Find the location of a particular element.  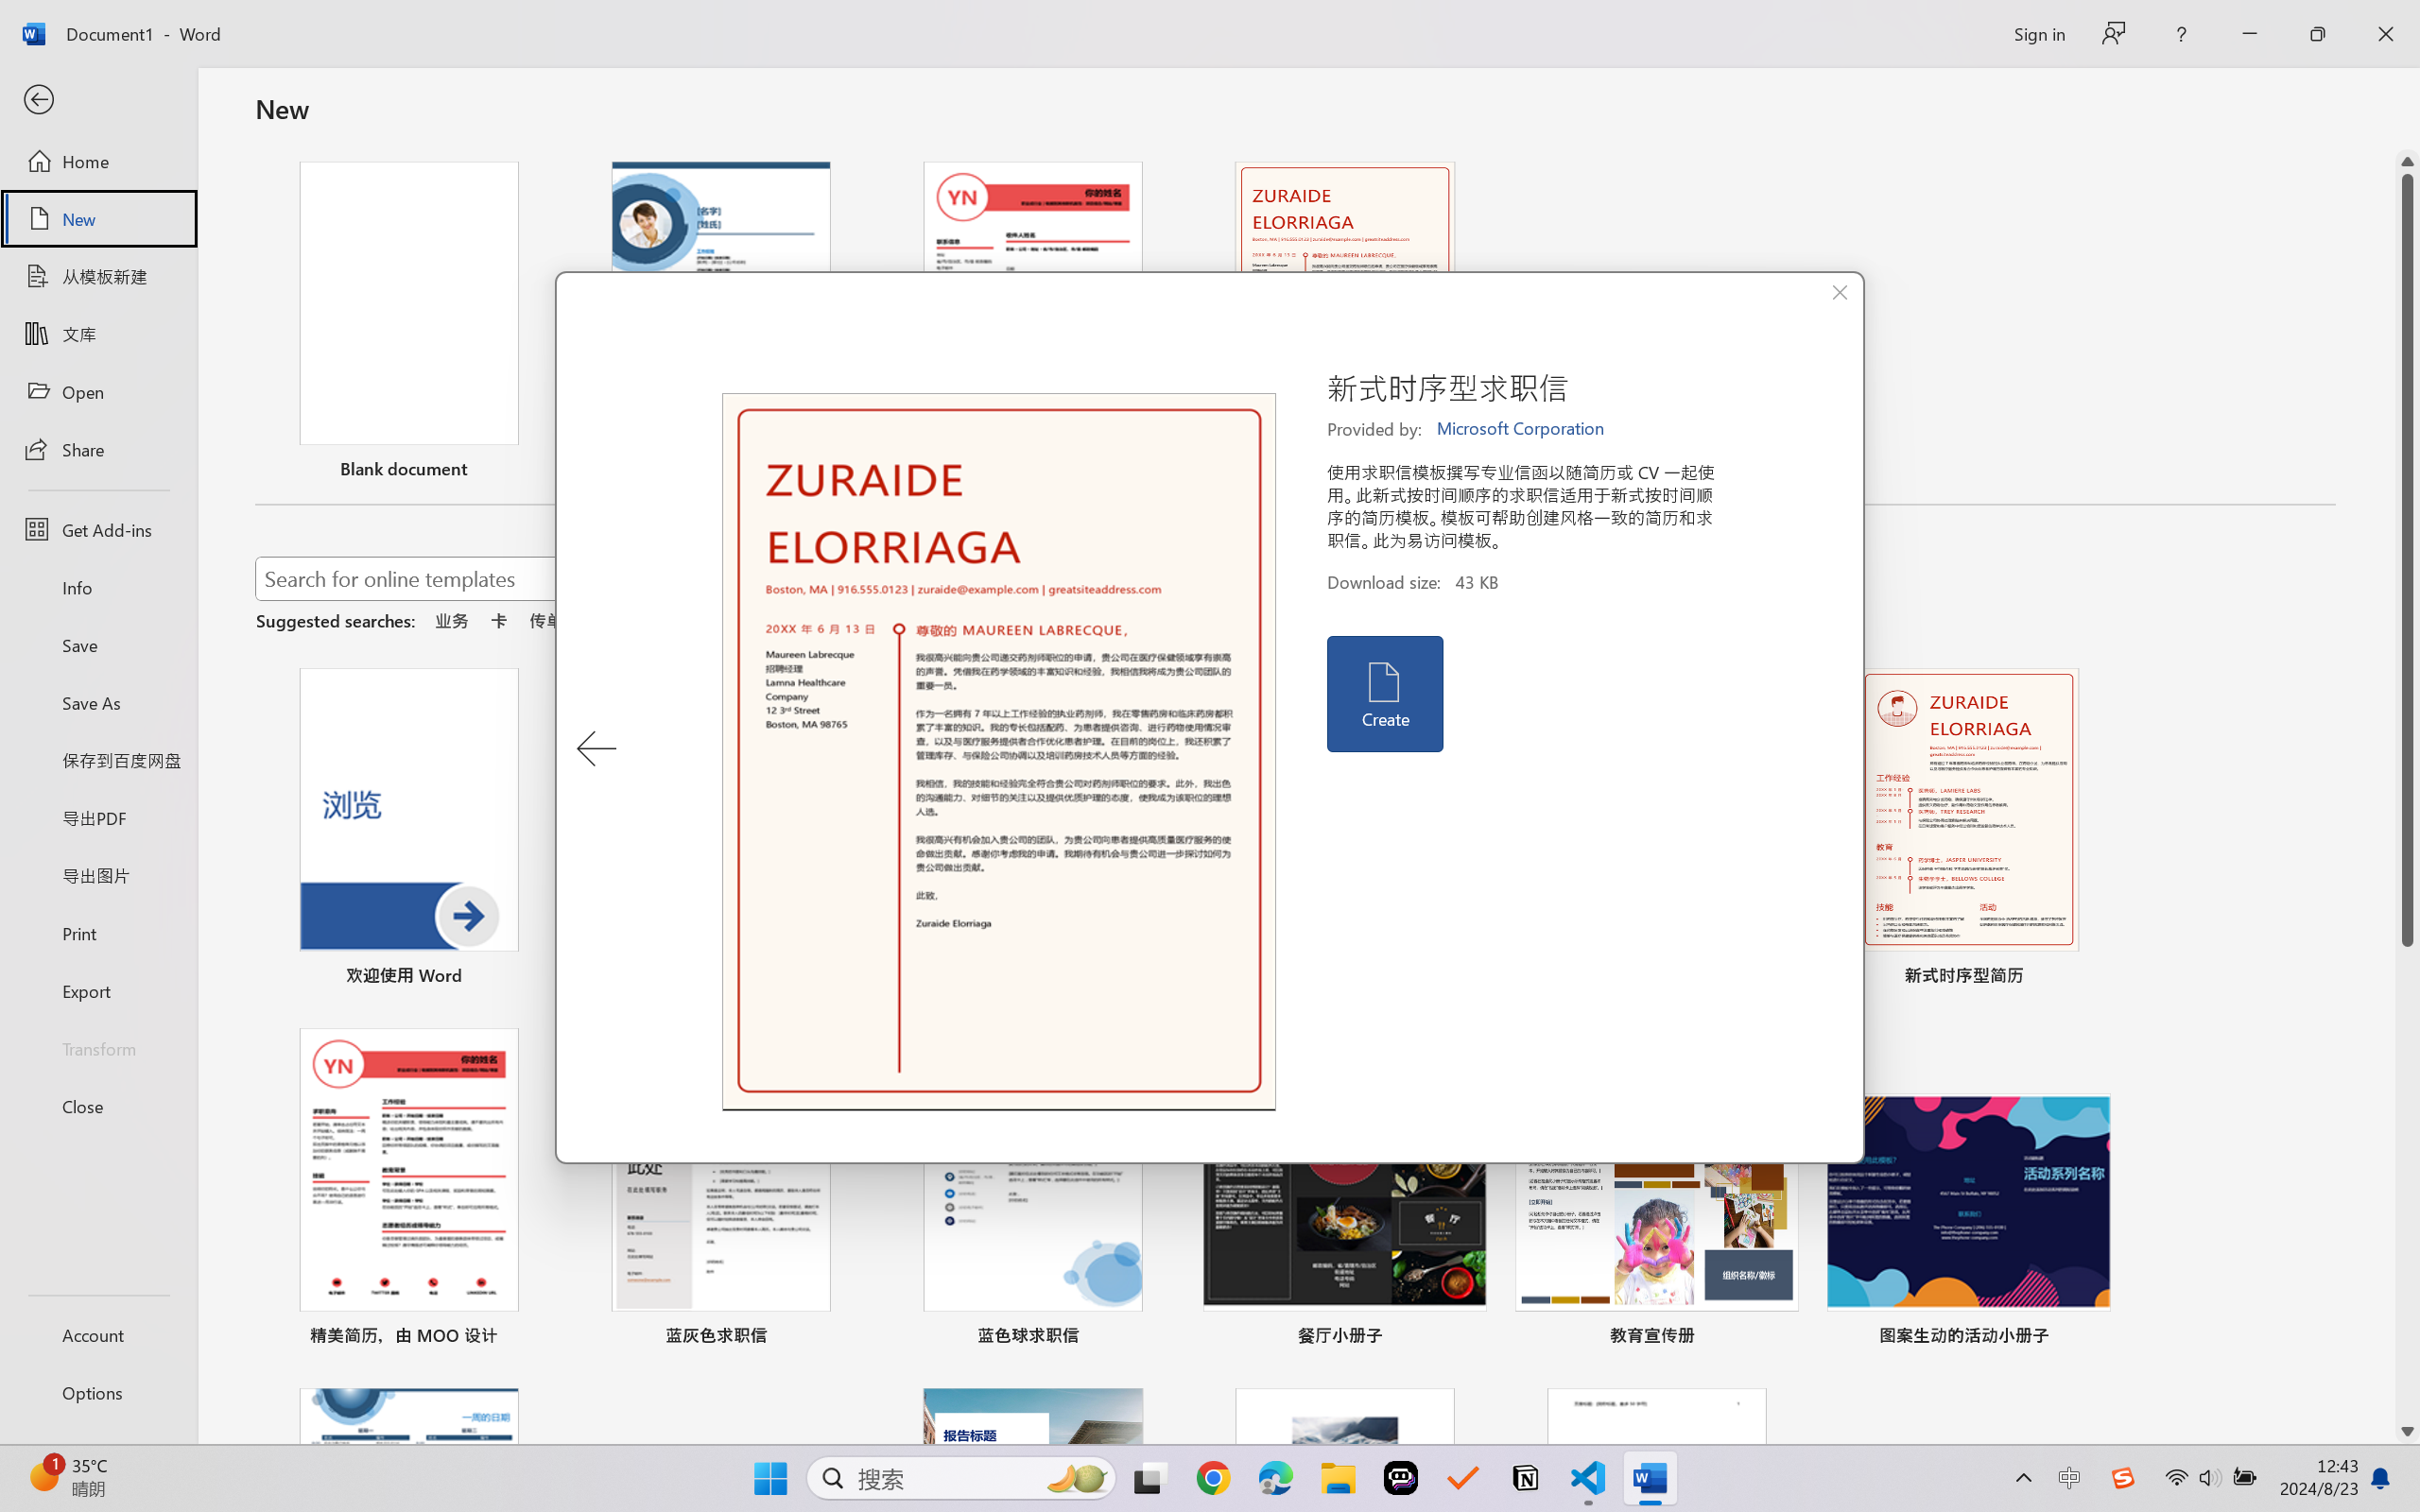

'Previous Template' is located at coordinates (596, 748).